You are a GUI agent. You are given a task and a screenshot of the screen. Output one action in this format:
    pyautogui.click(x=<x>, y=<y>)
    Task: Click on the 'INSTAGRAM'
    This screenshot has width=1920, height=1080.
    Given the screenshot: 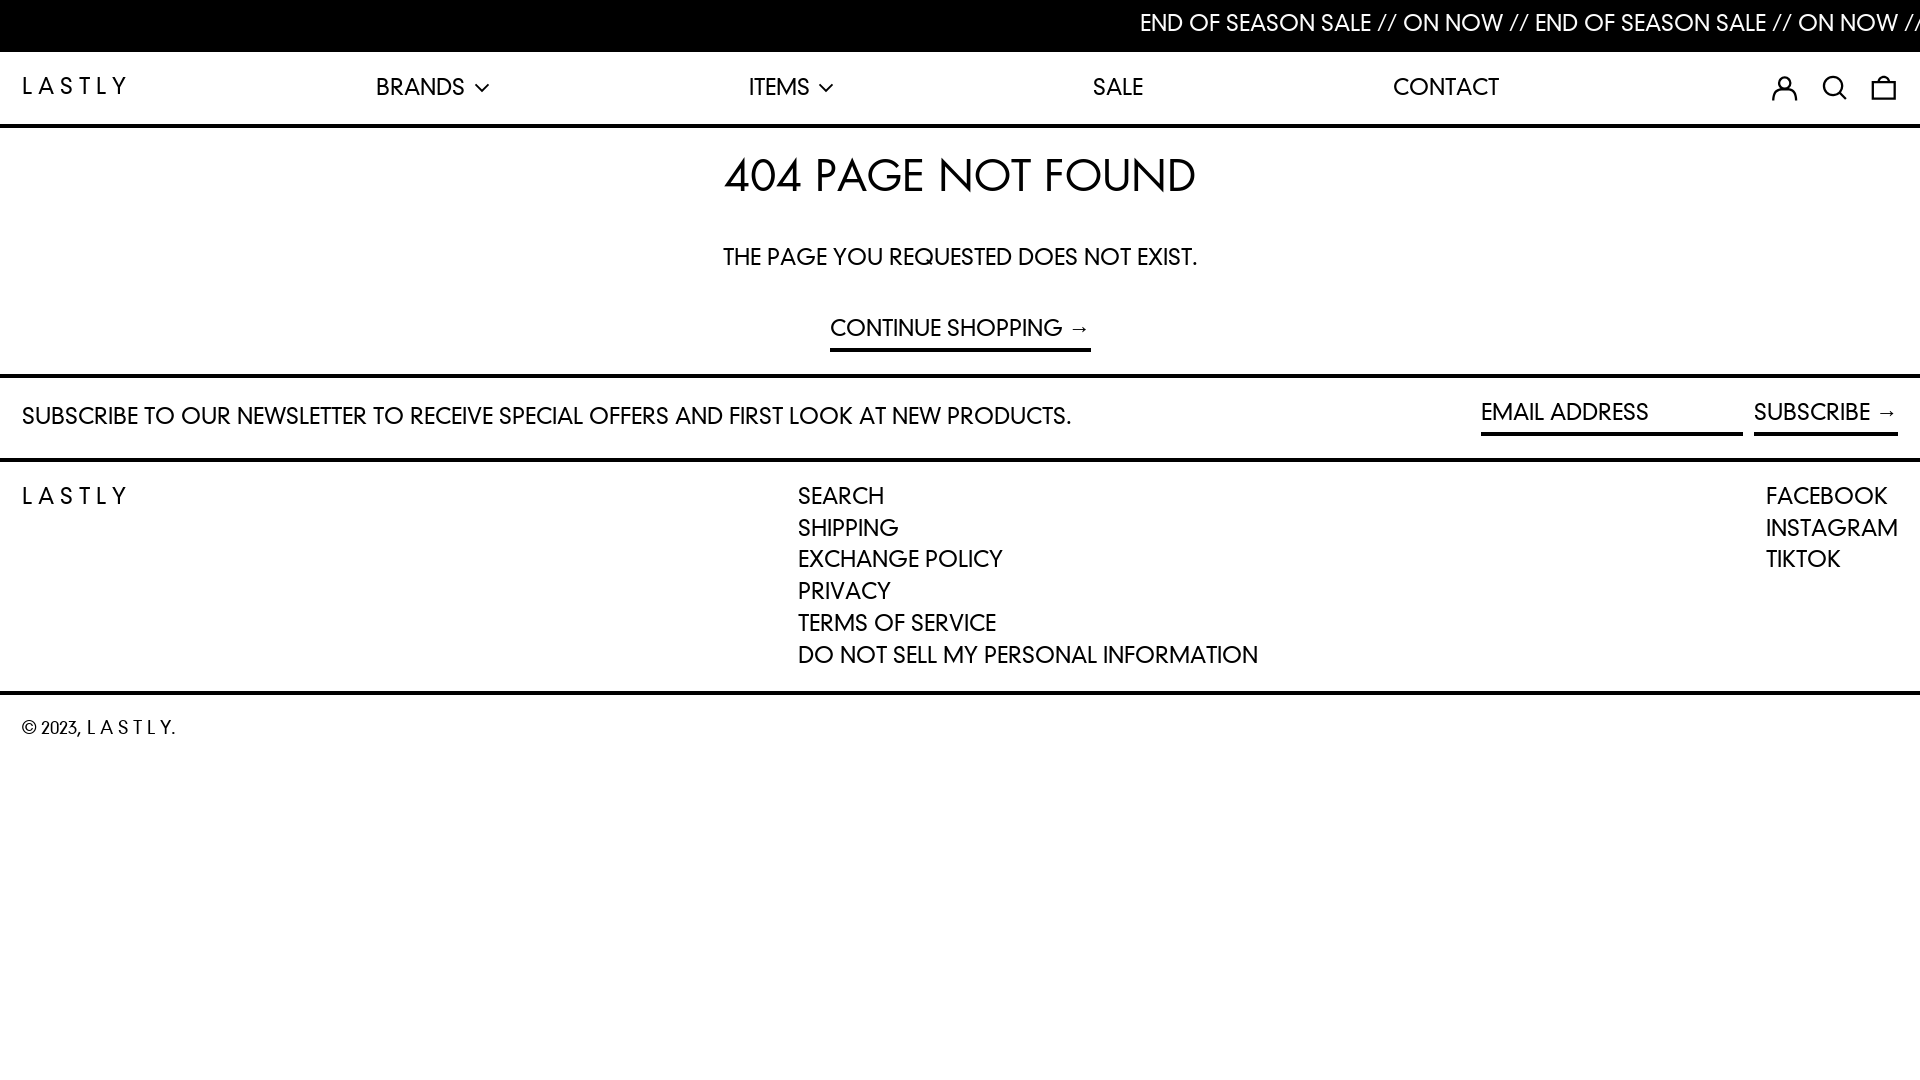 What is the action you would take?
    pyautogui.click(x=1832, y=527)
    